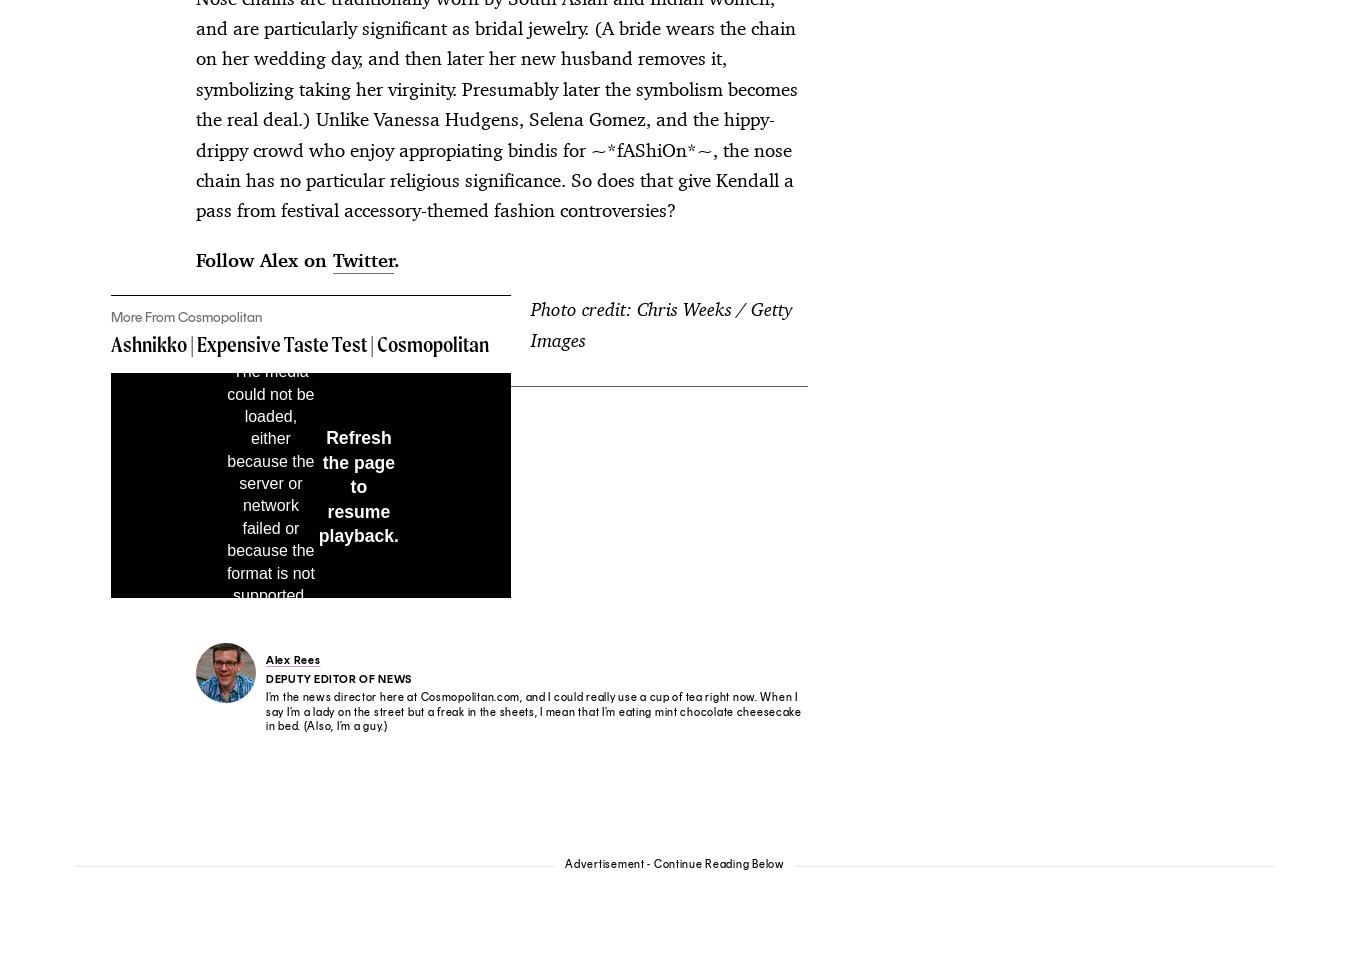  Describe the element at coordinates (115, 927) in the screenshot. I see `'Privacy Notice'` at that location.